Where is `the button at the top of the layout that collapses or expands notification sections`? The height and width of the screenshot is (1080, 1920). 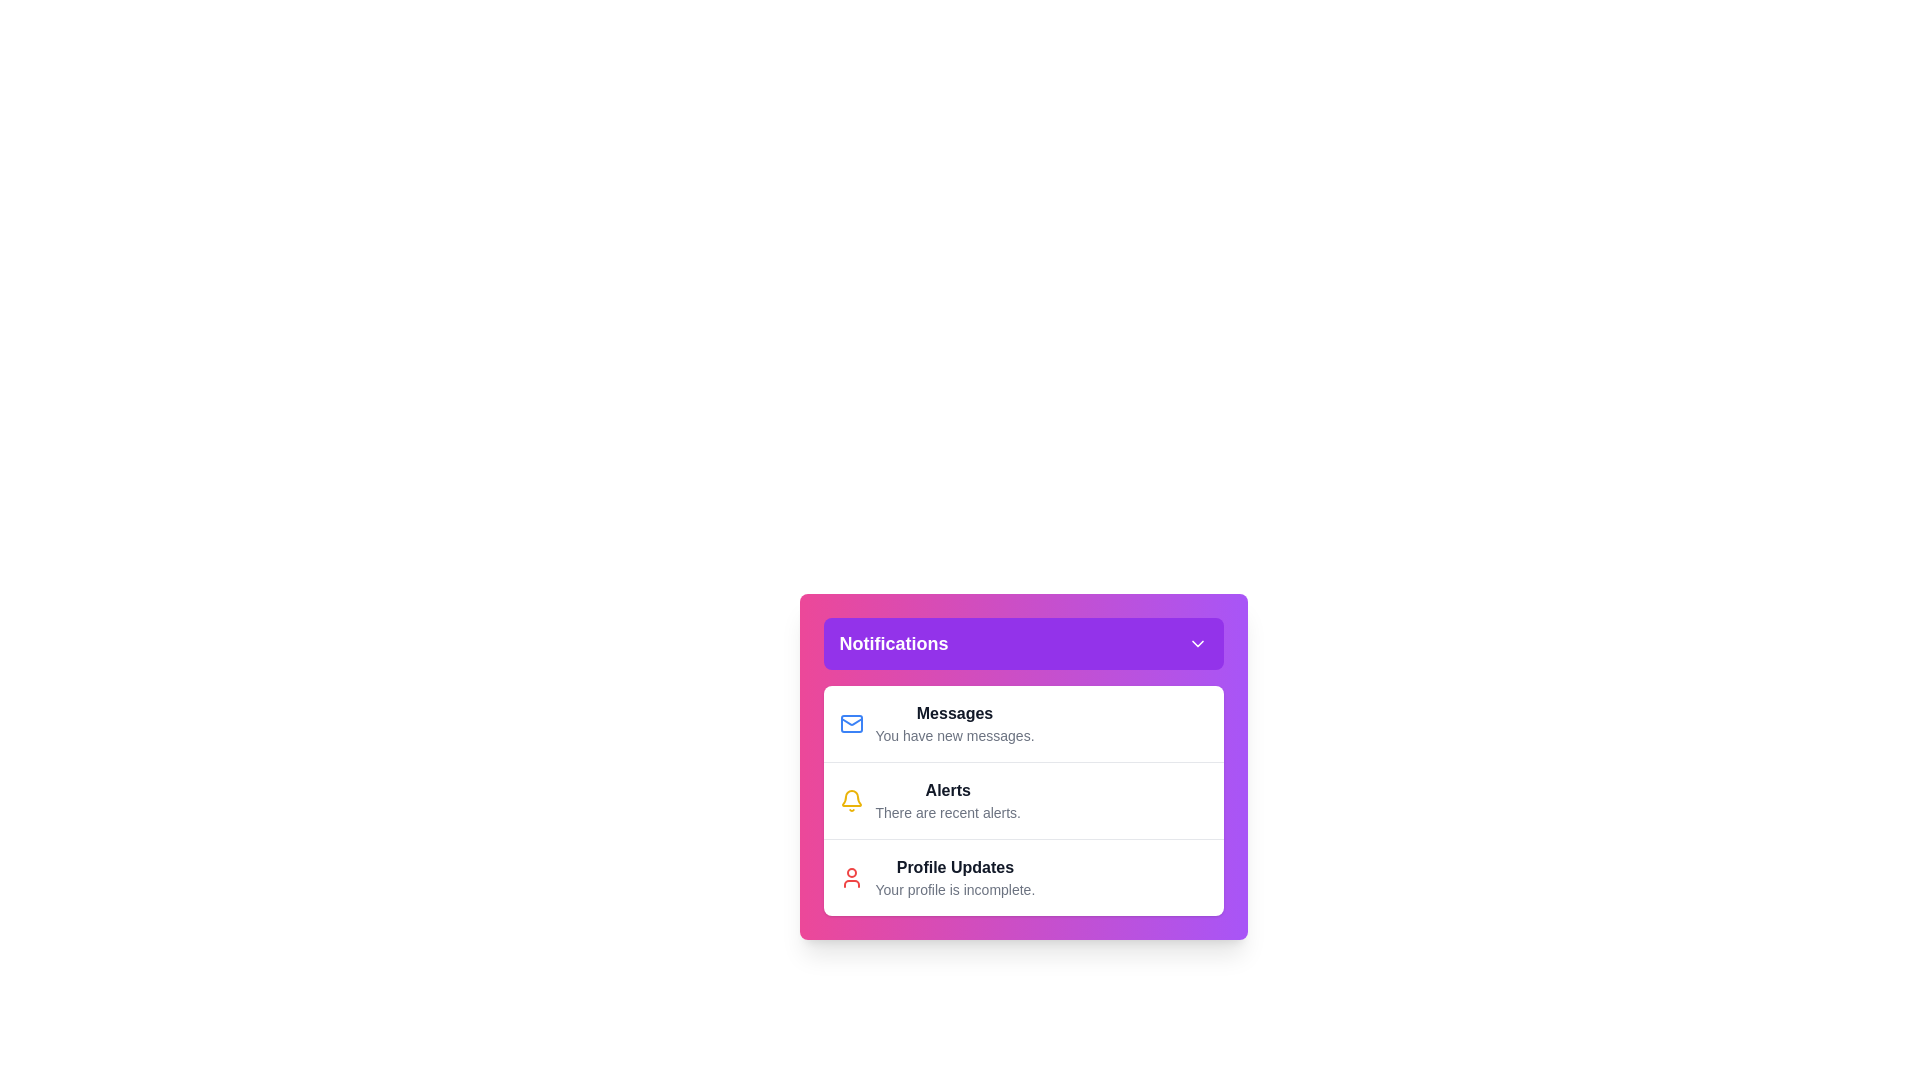
the button at the top of the layout that collapses or expands notification sections is located at coordinates (1023, 644).